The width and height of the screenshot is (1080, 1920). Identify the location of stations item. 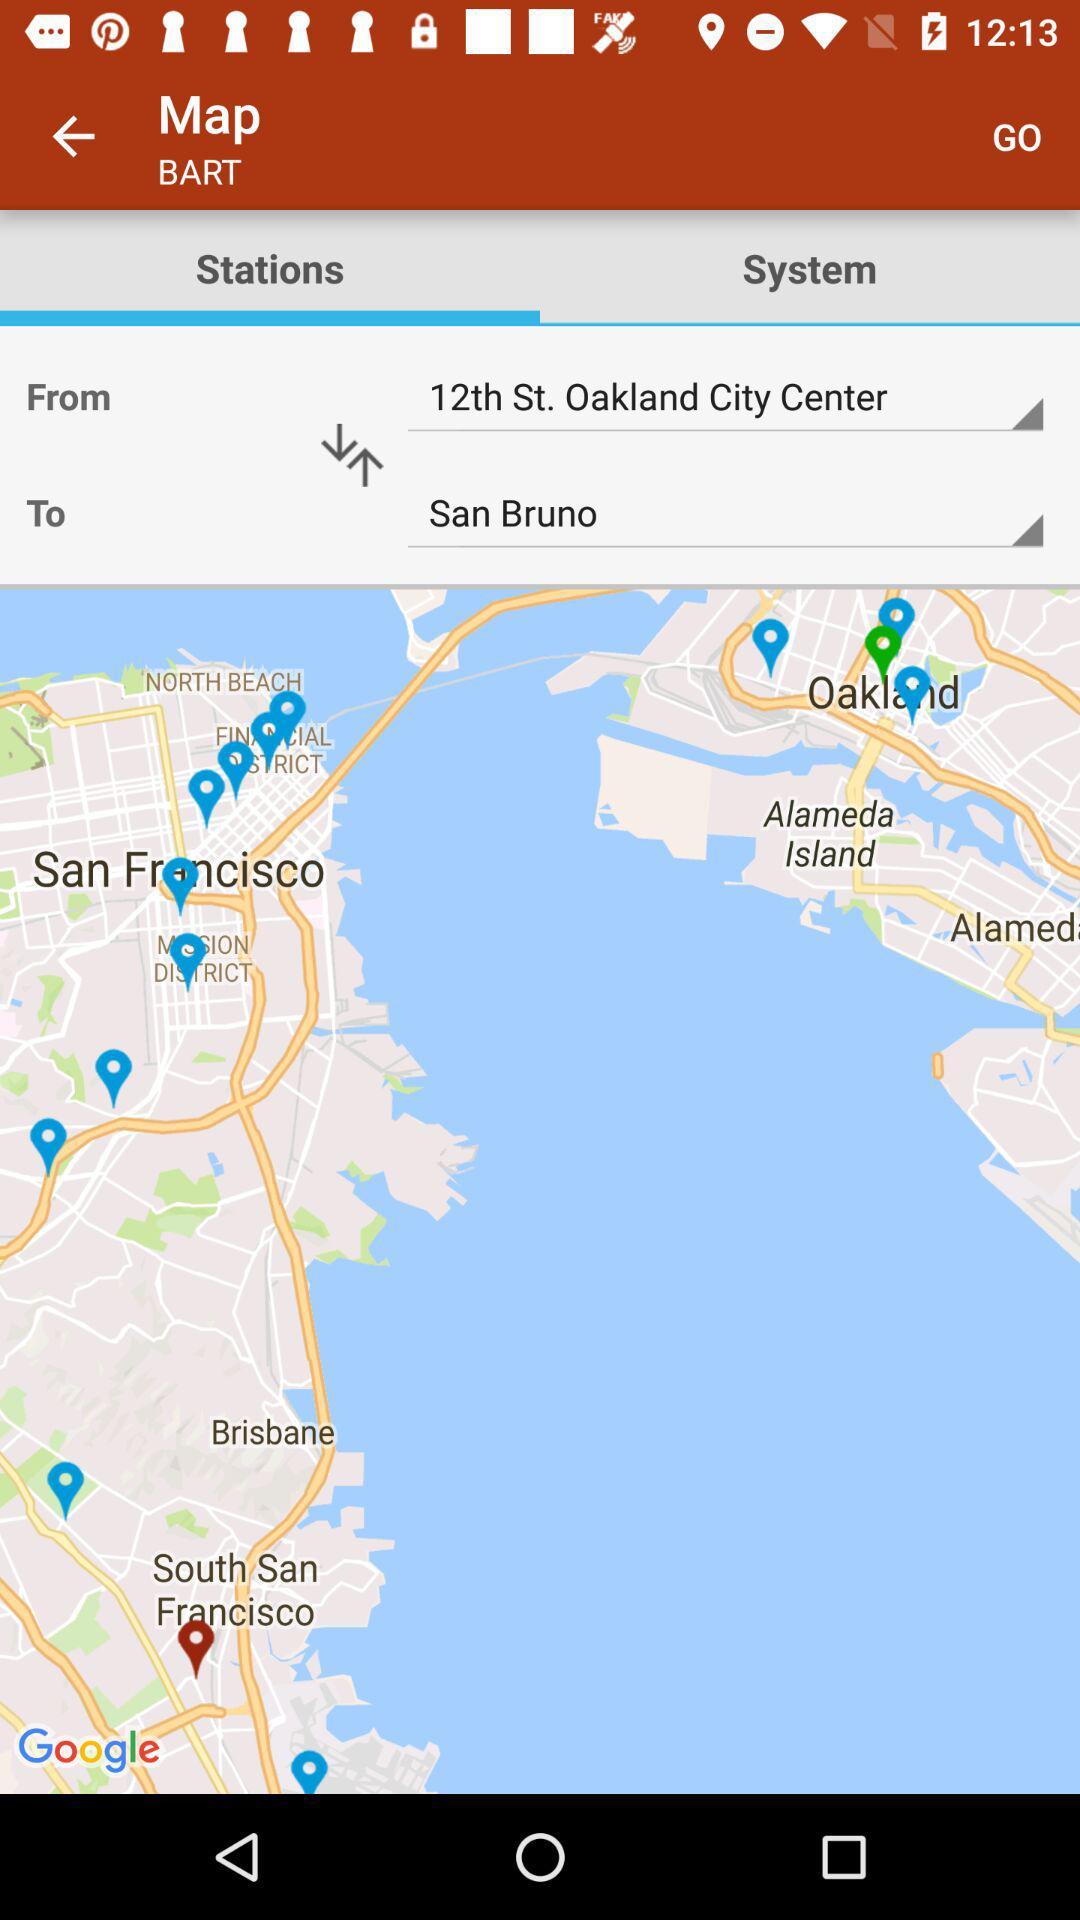
(270, 267).